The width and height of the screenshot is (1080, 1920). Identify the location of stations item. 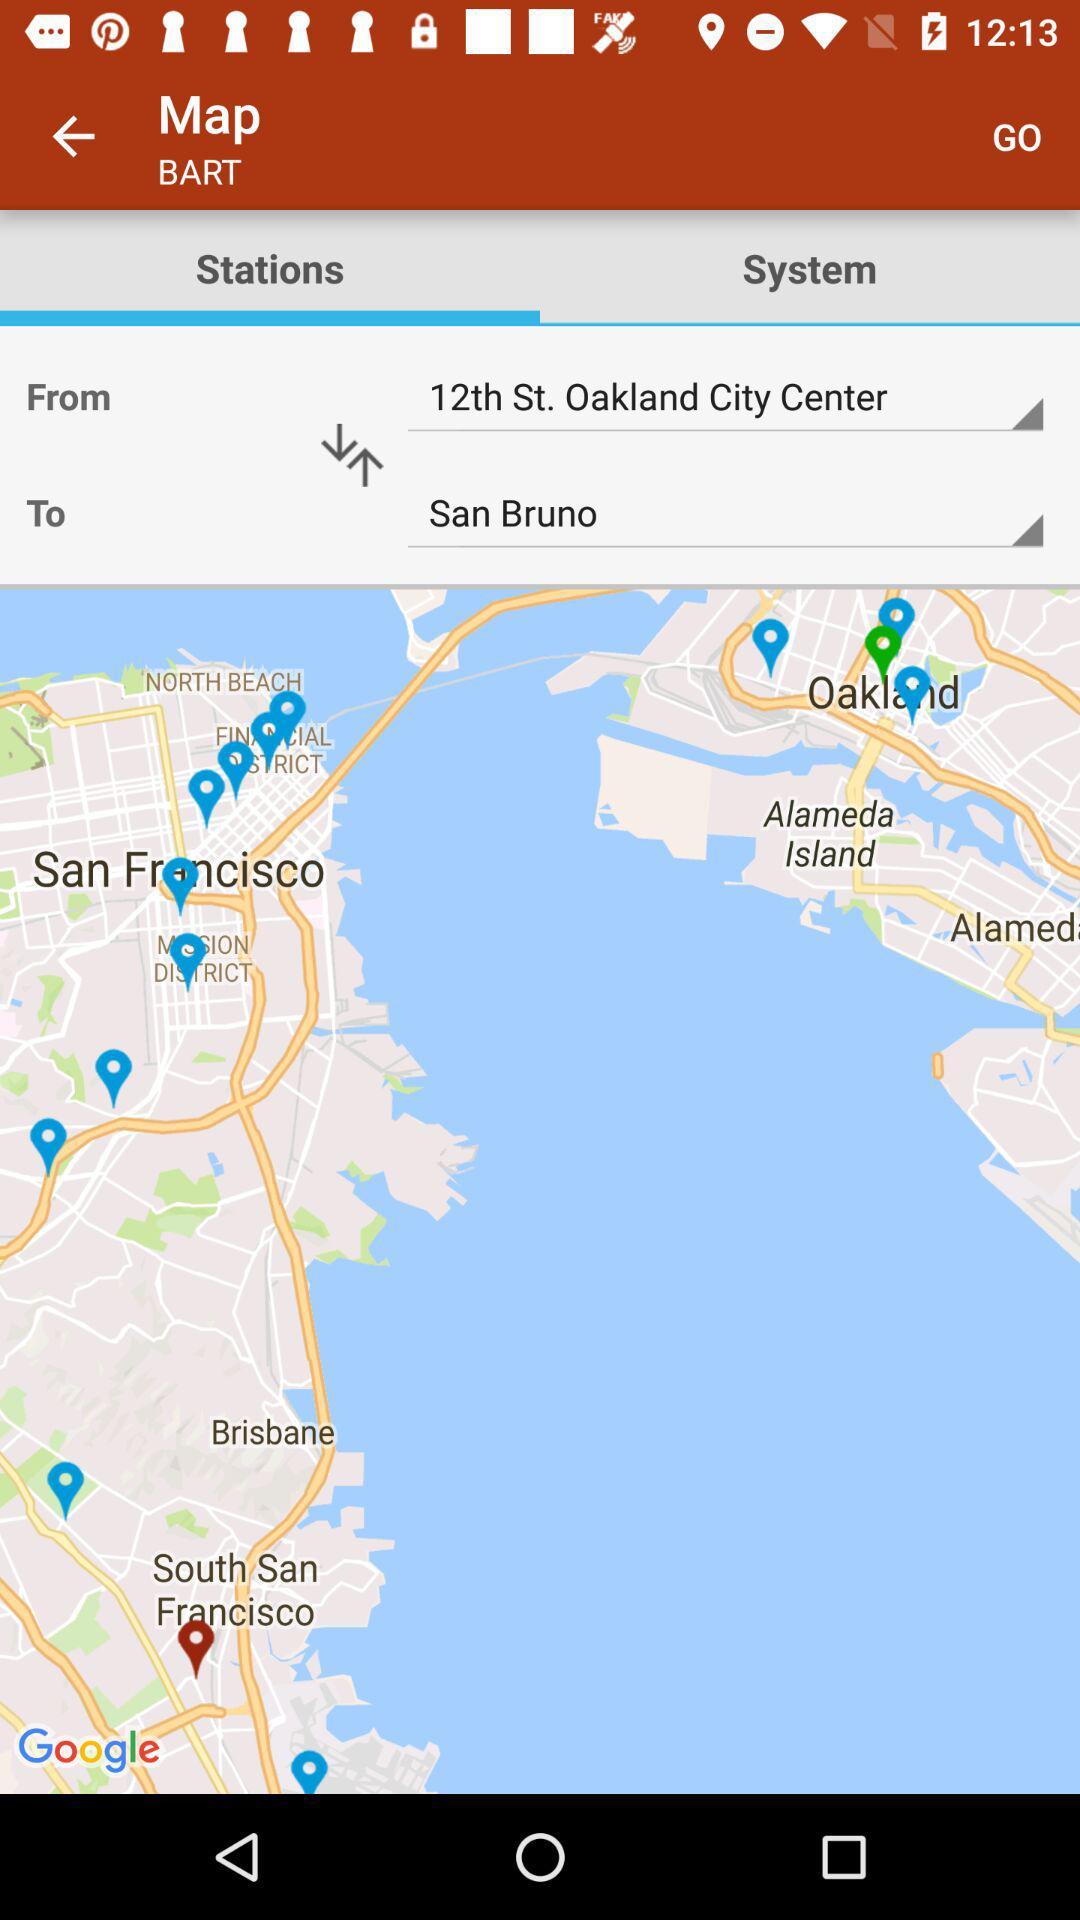
(270, 267).